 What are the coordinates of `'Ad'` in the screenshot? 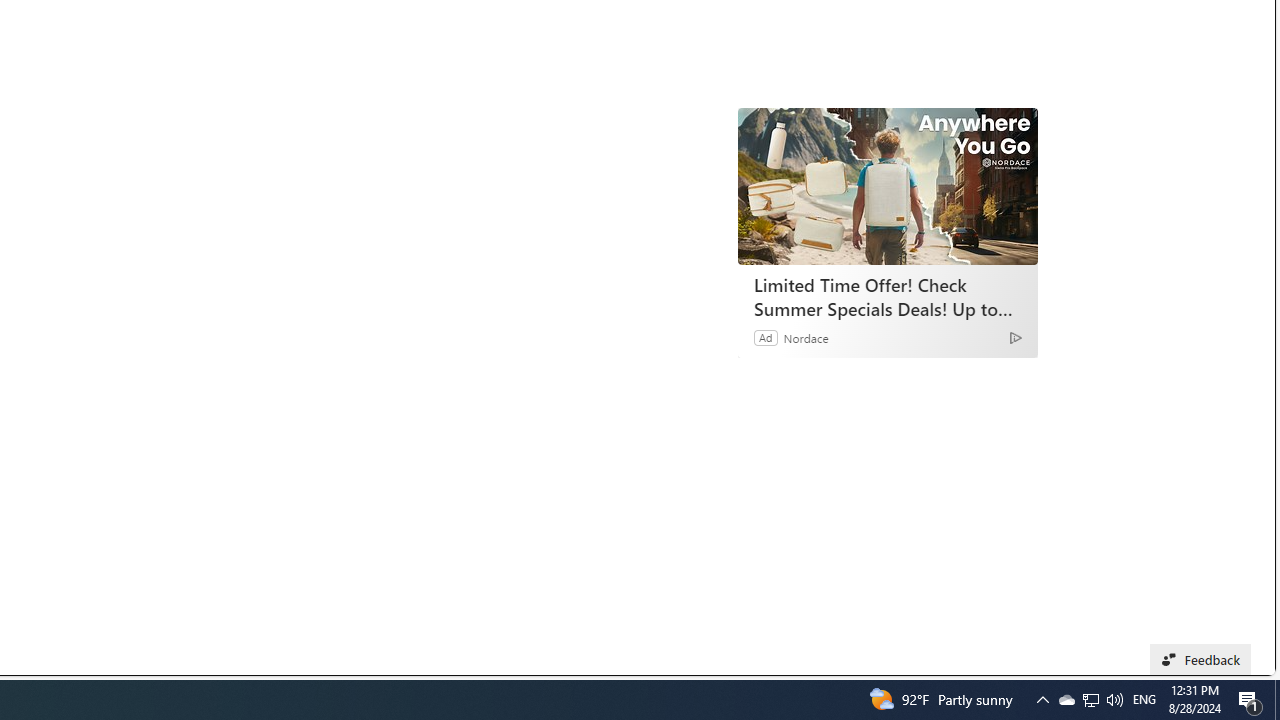 It's located at (765, 336).